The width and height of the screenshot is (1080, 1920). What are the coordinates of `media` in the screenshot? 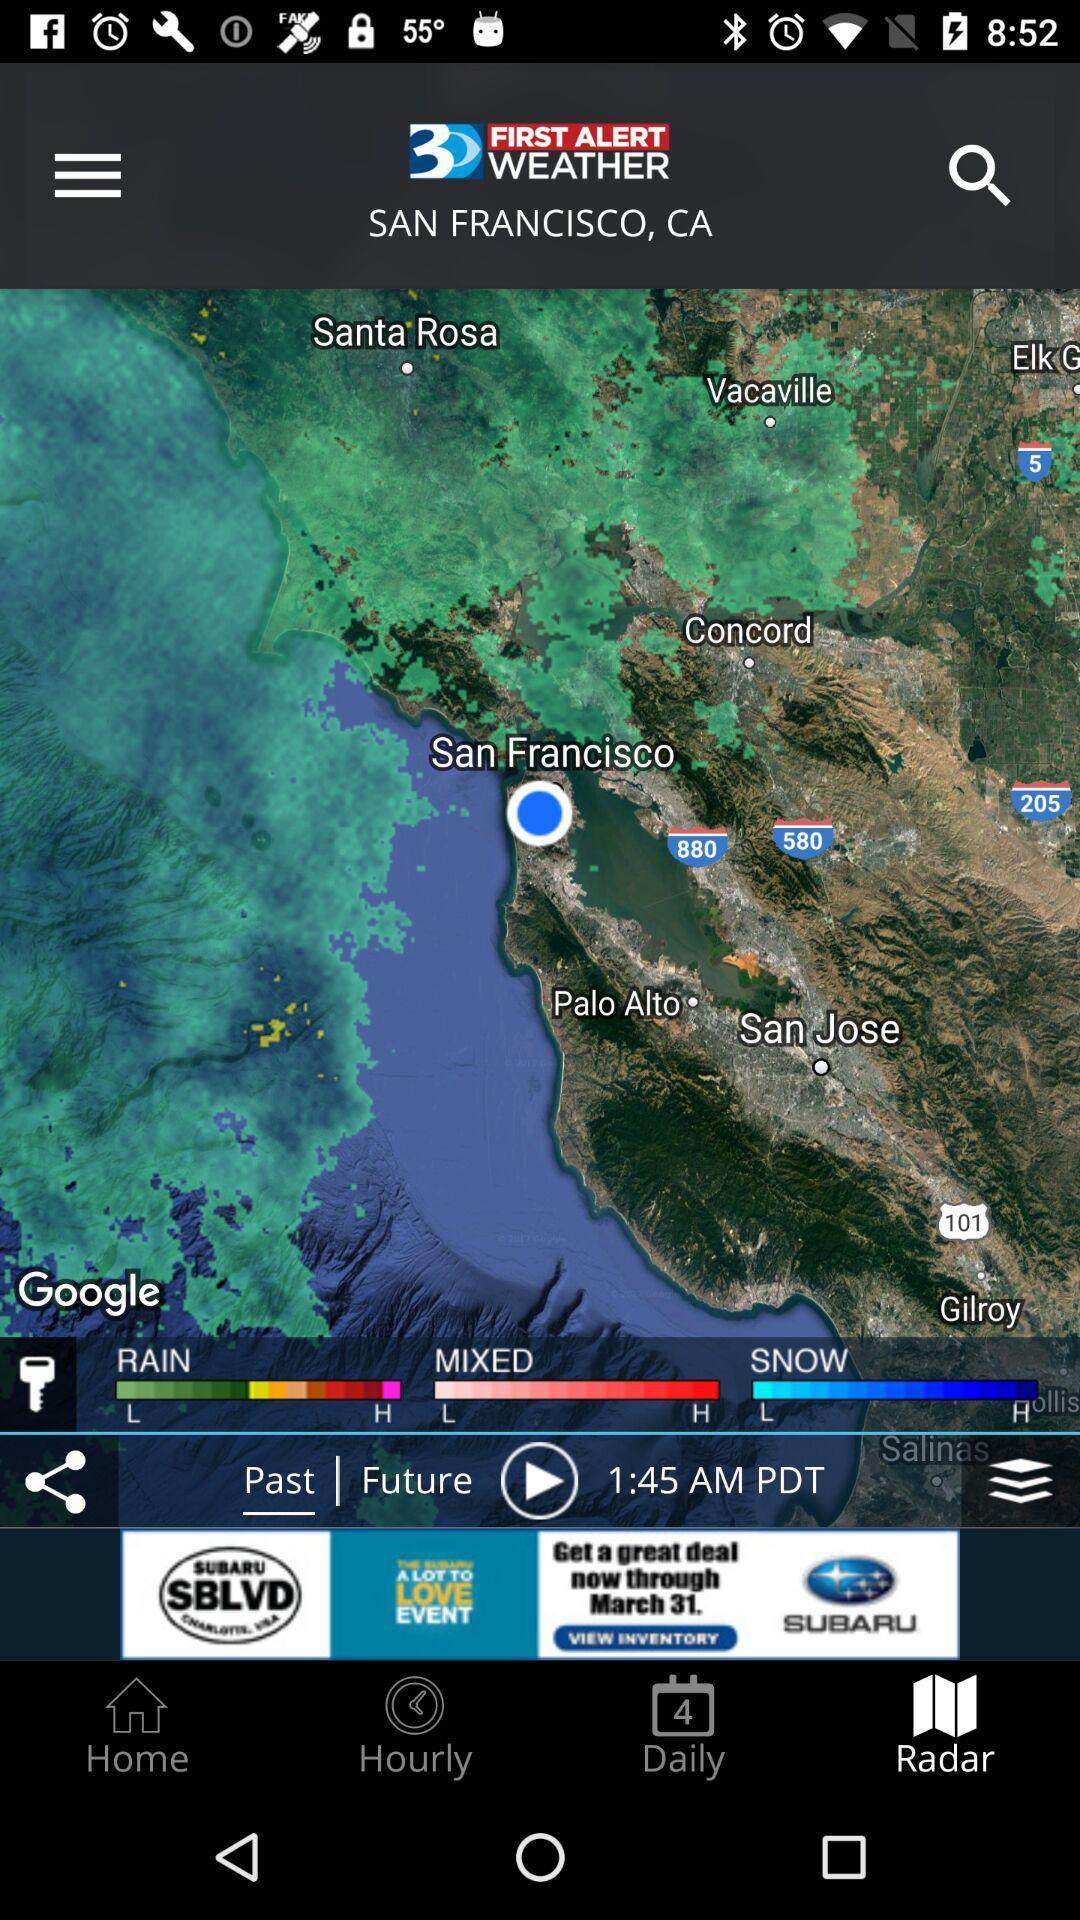 It's located at (538, 1480).